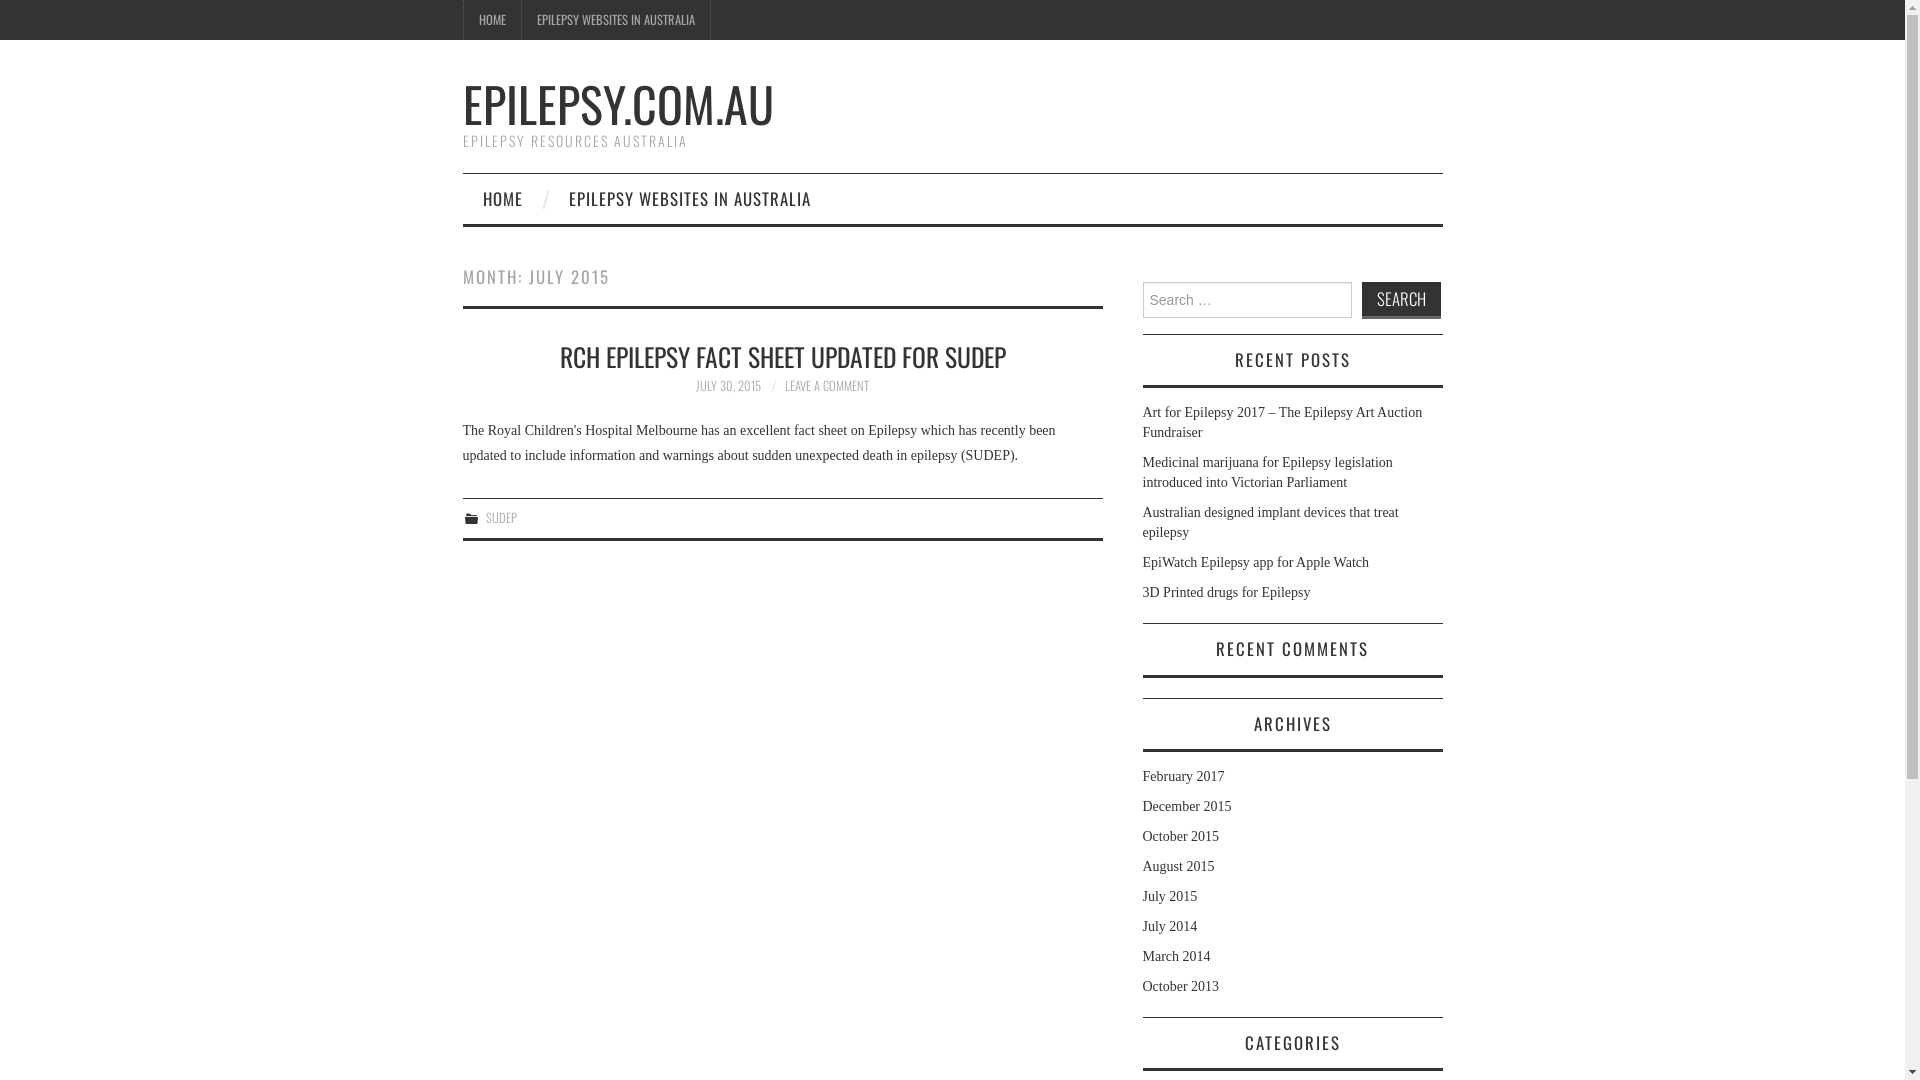 The width and height of the screenshot is (1920, 1080). I want to click on 'Search', so click(1400, 300).